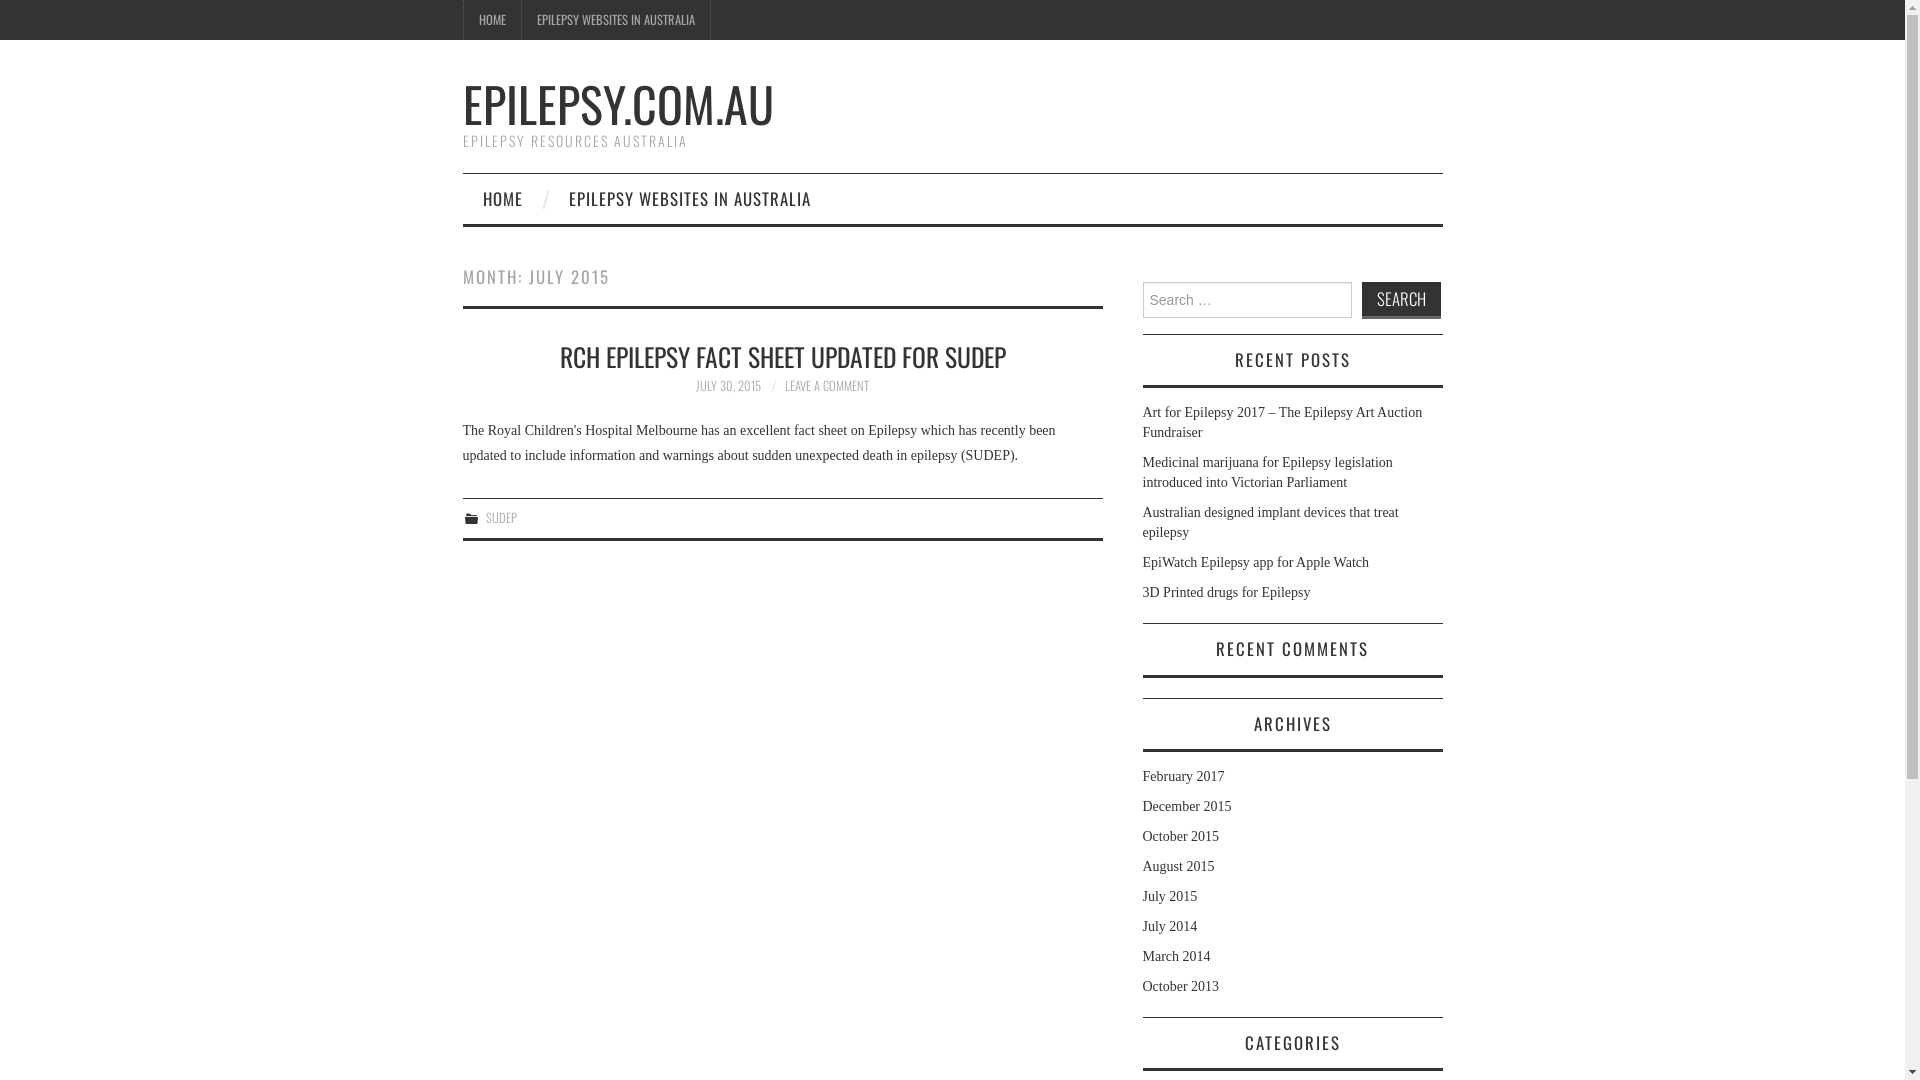 The width and height of the screenshot is (1920, 1080). I want to click on 'Search', so click(1400, 300).